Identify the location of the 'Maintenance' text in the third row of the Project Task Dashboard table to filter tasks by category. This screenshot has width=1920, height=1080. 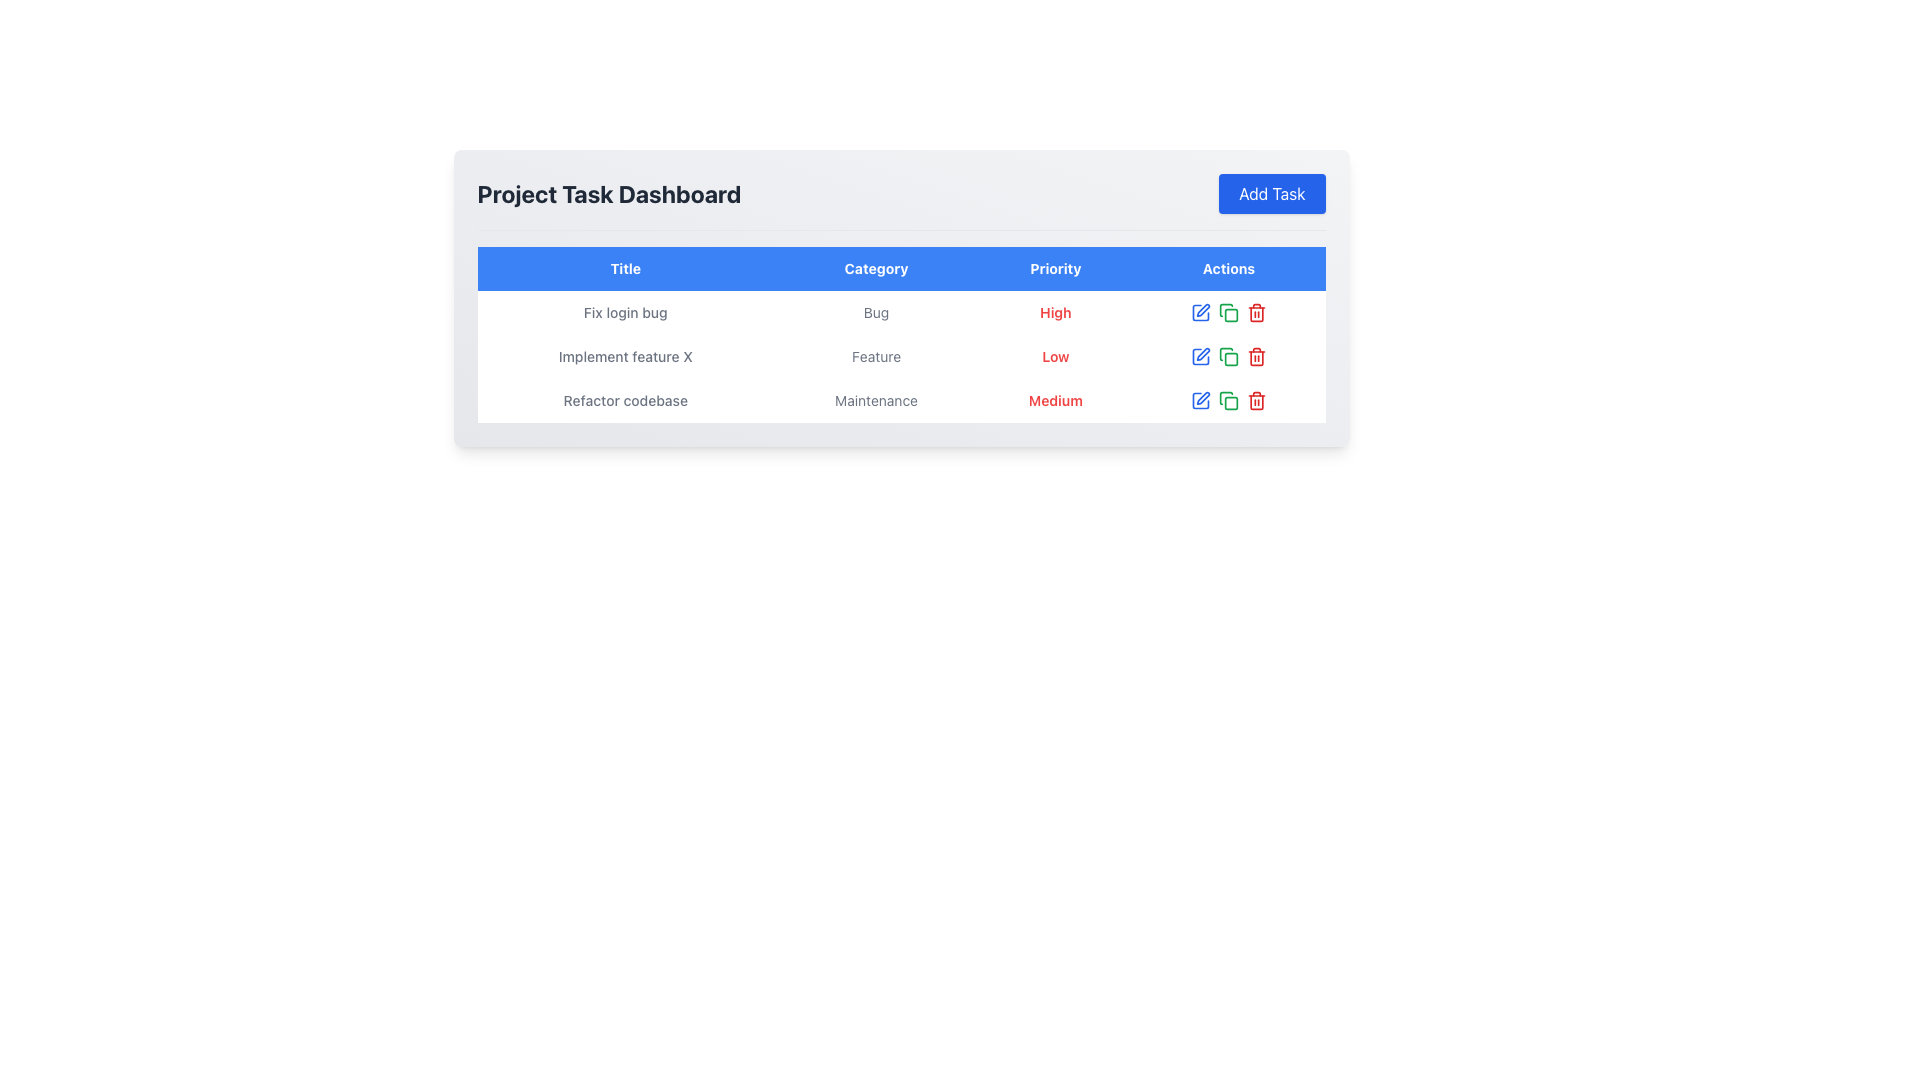
(900, 401).